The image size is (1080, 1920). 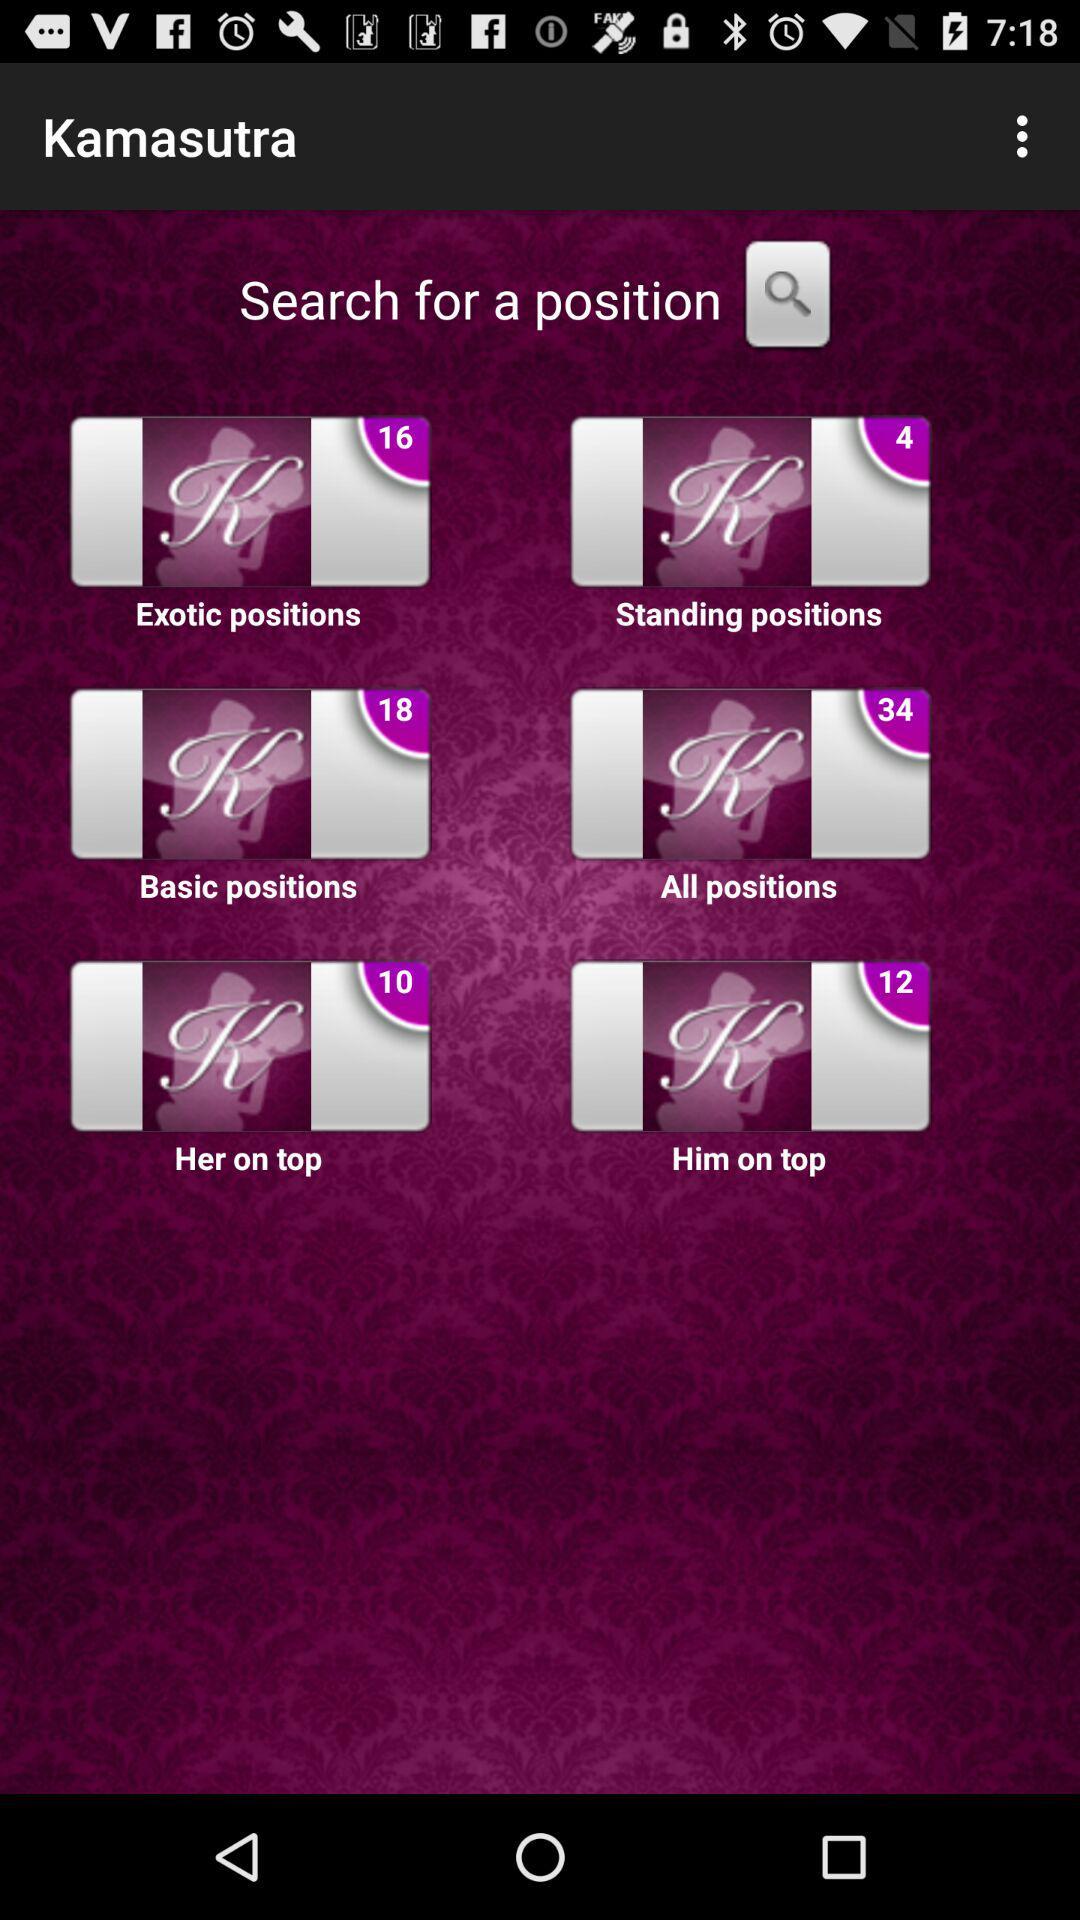 I want to click on the item to the right of kamasutra icon, so click(x=1027, y=135).